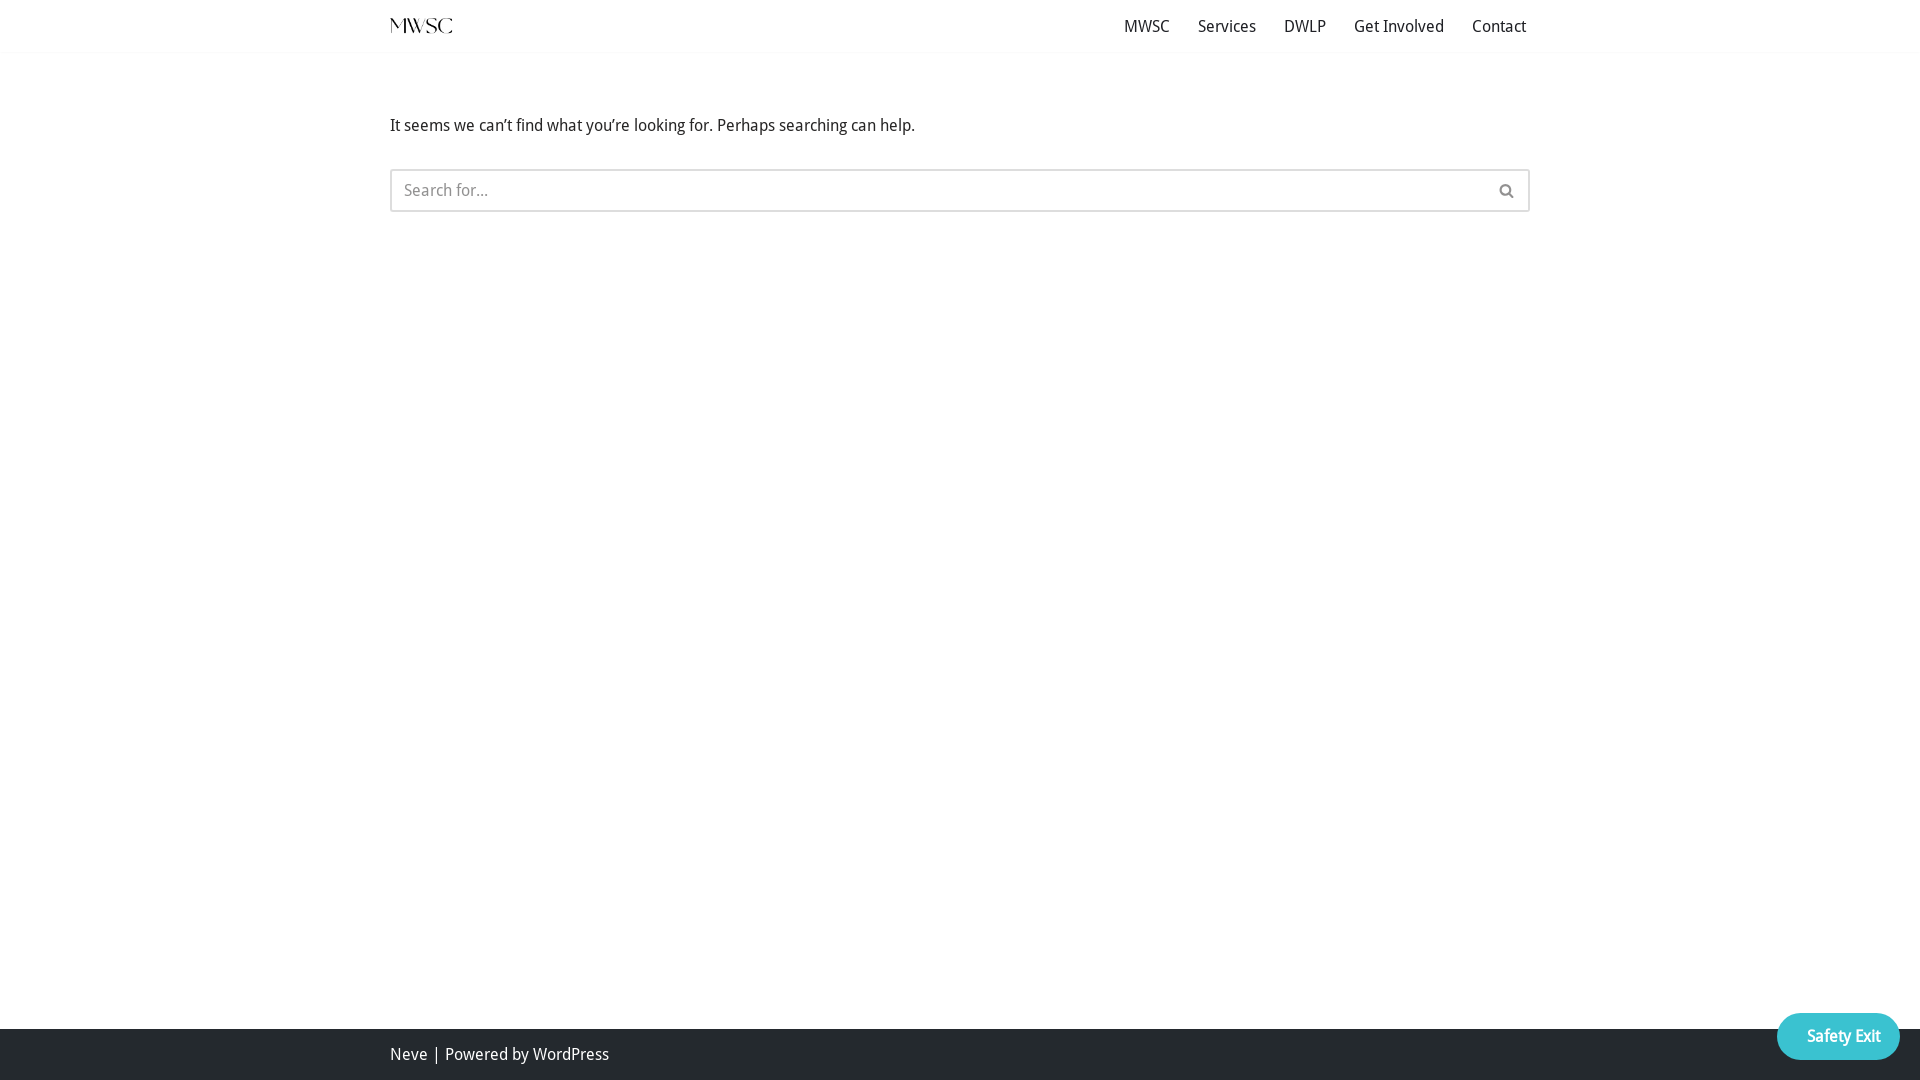 This screenshot has height=1080, width=1920. I want to click on 'Services', so click(1226, 26).